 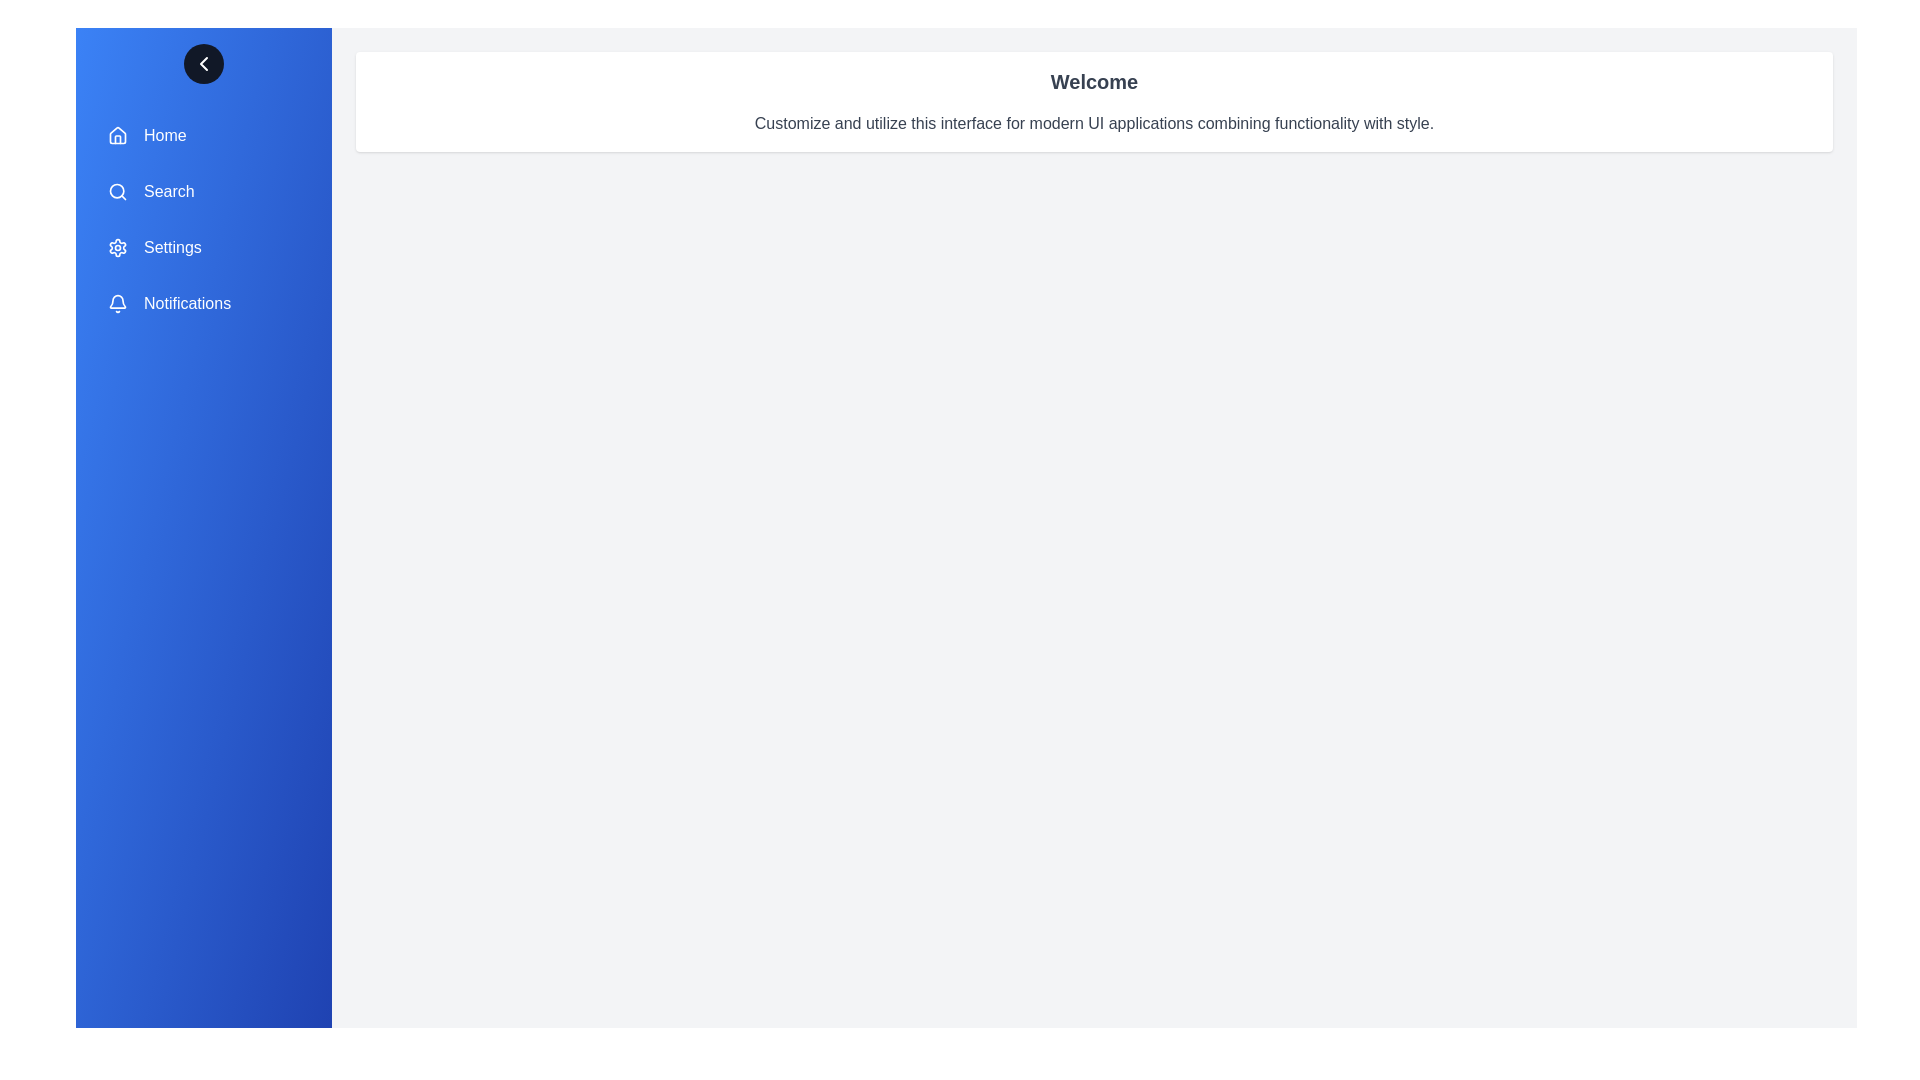 What do you see at coordinates (203, 63) in the screenshot?
I see `toggle button on the drawer to change its state` at bounding box center [203, 63].